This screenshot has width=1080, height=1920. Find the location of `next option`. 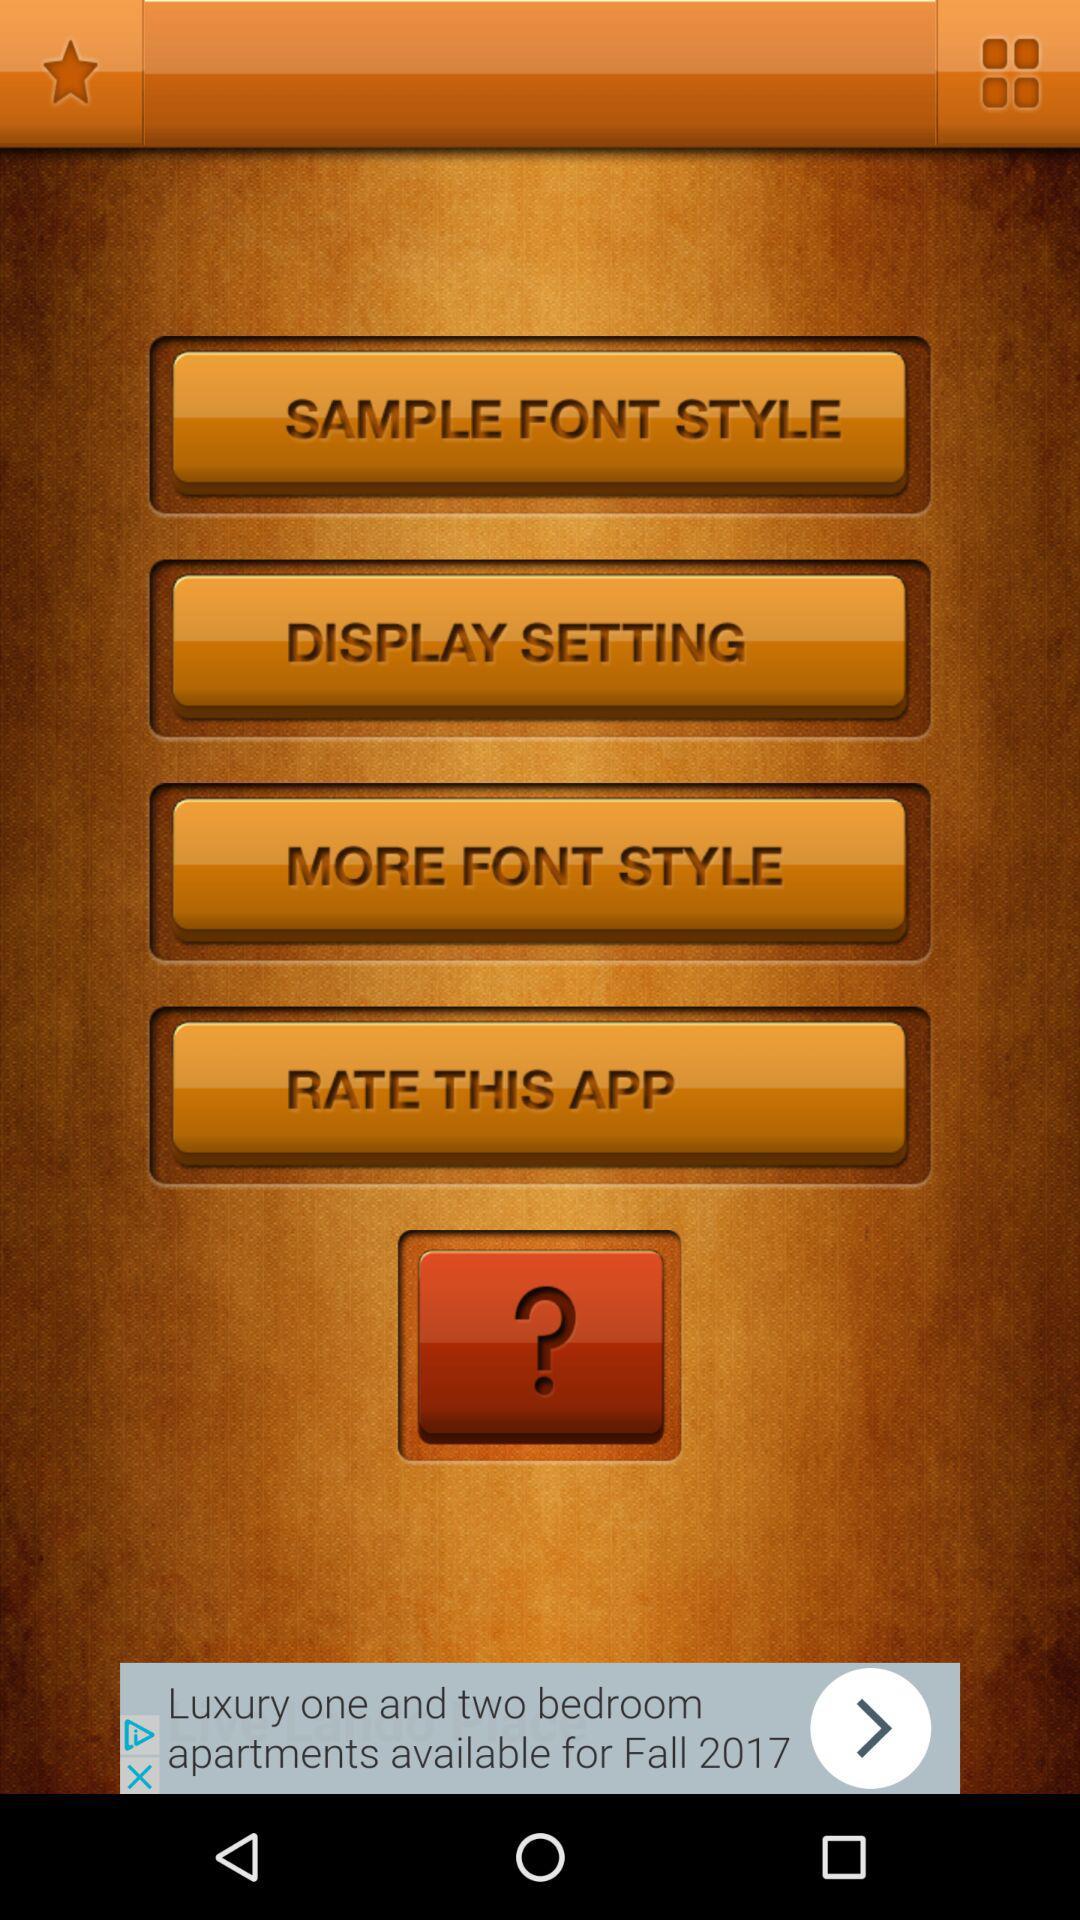

next option is located at coordinates (540, 1727).